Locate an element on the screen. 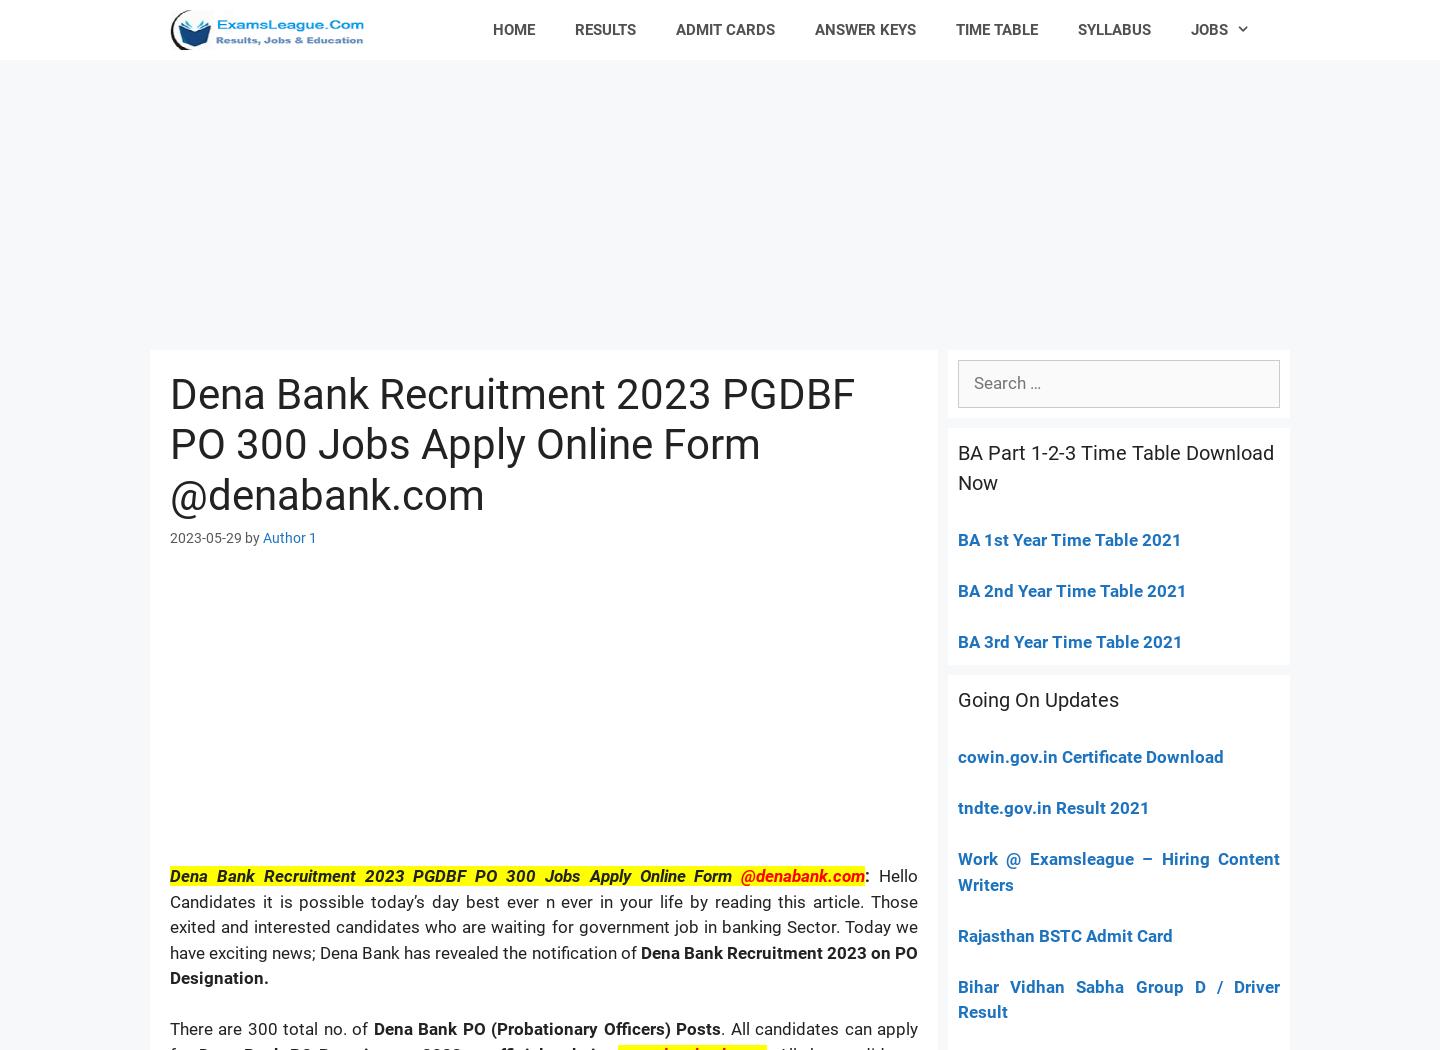 The width and height of the screenshot is (1440, 1050). 'SYLLABUS' is located at coordinates (1113, 30).